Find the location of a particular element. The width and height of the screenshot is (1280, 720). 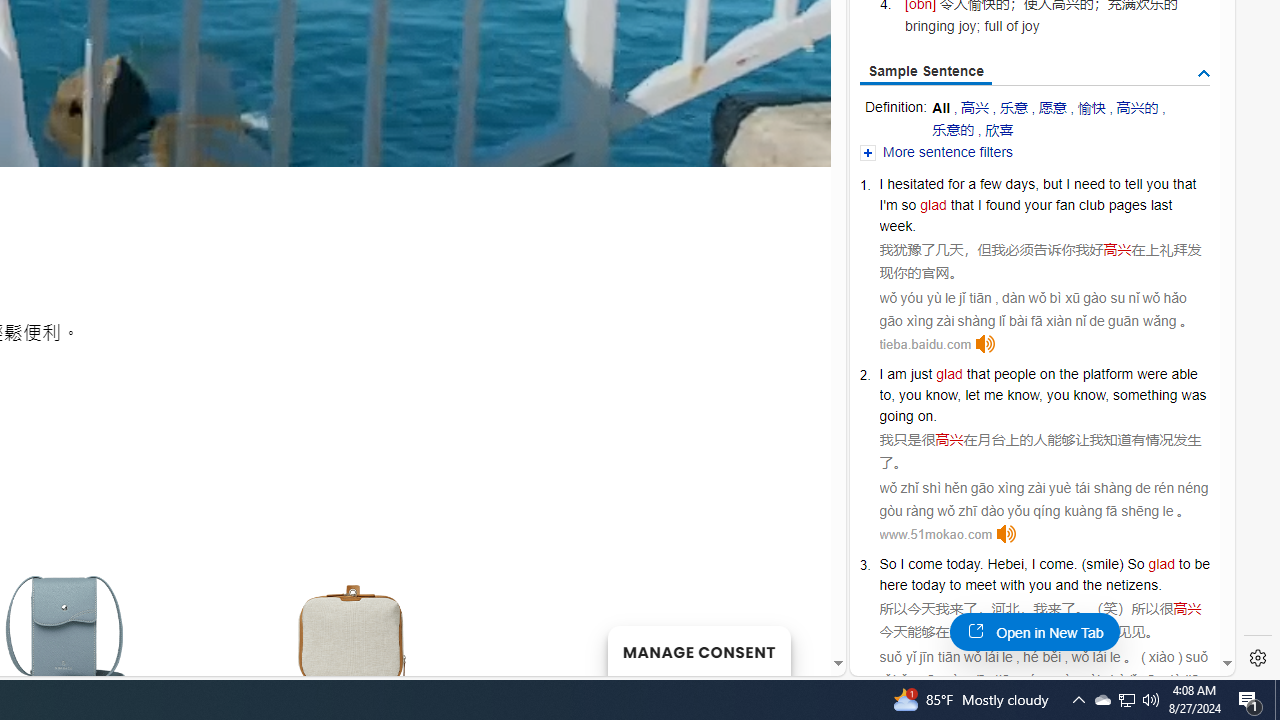

'Click to listen' is located at coordinates (1007, 533).